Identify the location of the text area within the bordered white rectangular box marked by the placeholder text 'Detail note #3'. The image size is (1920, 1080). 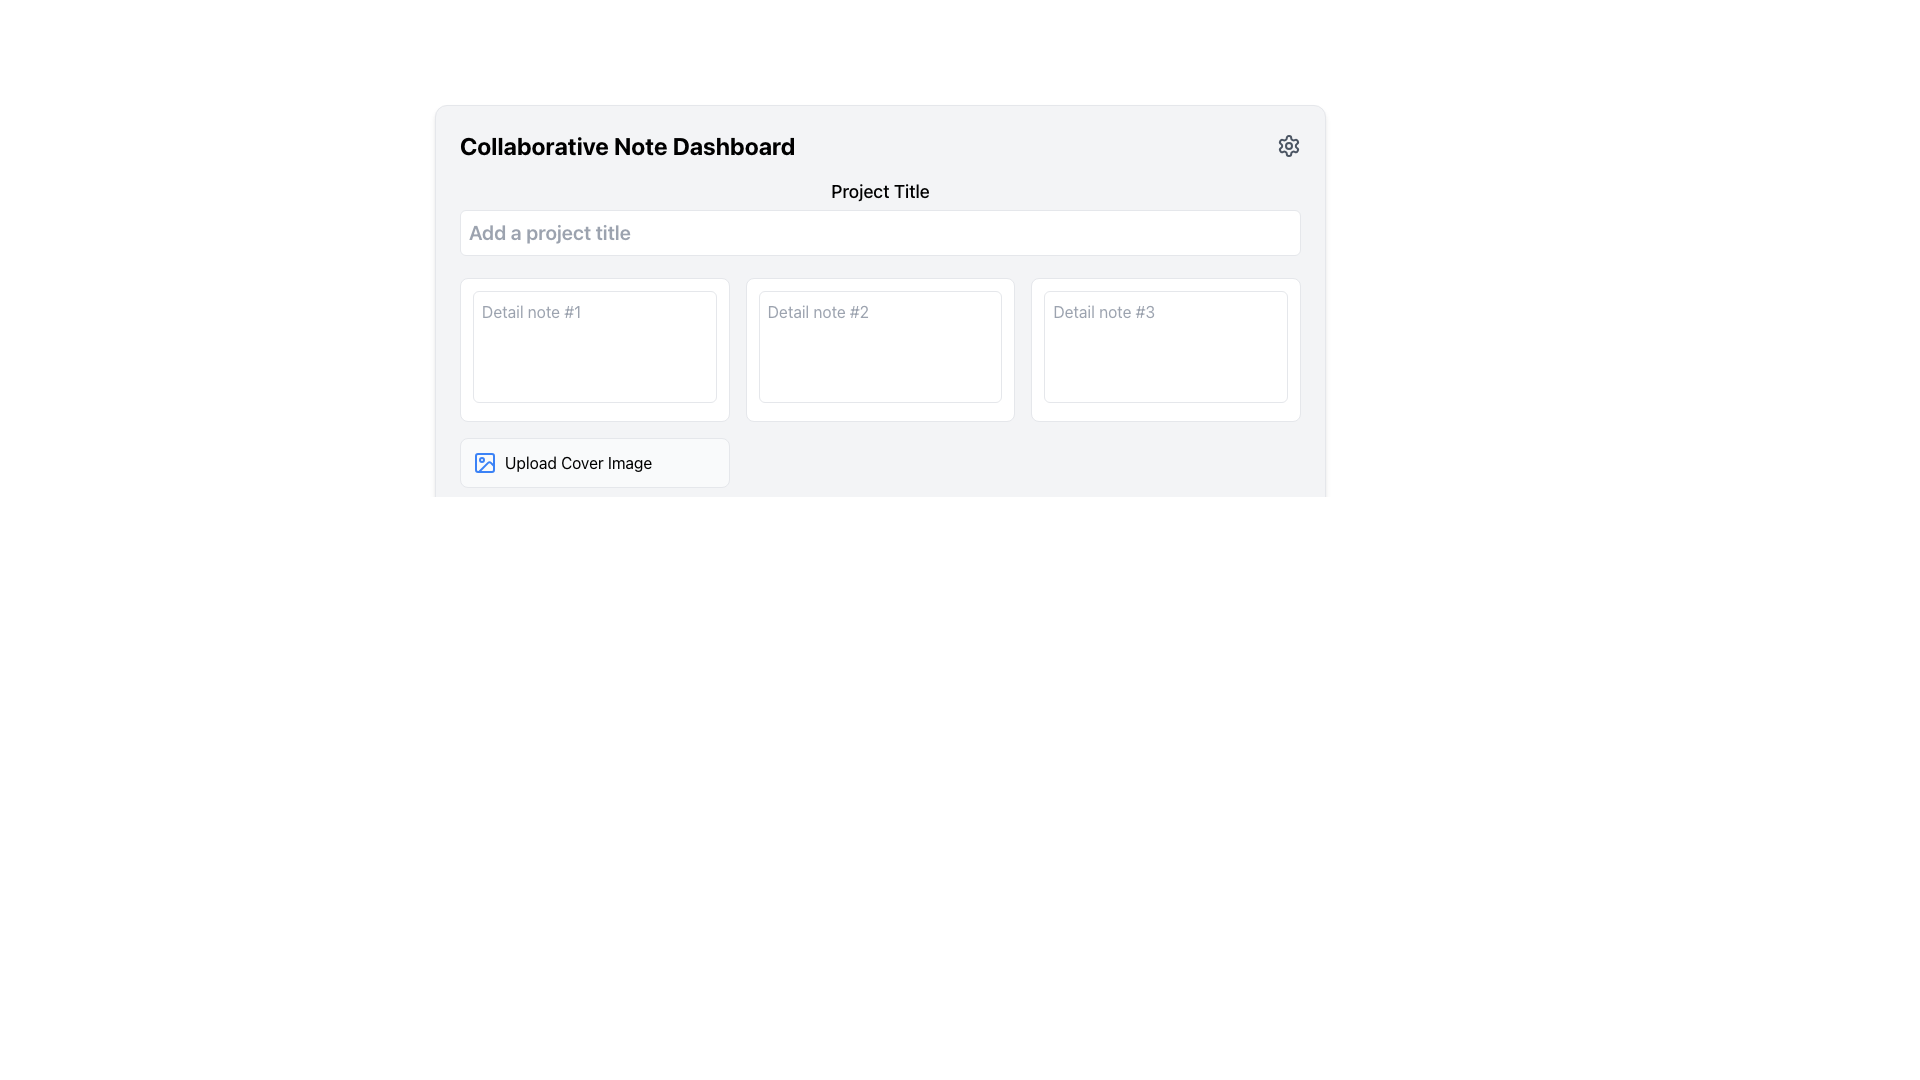
(1166, 349).